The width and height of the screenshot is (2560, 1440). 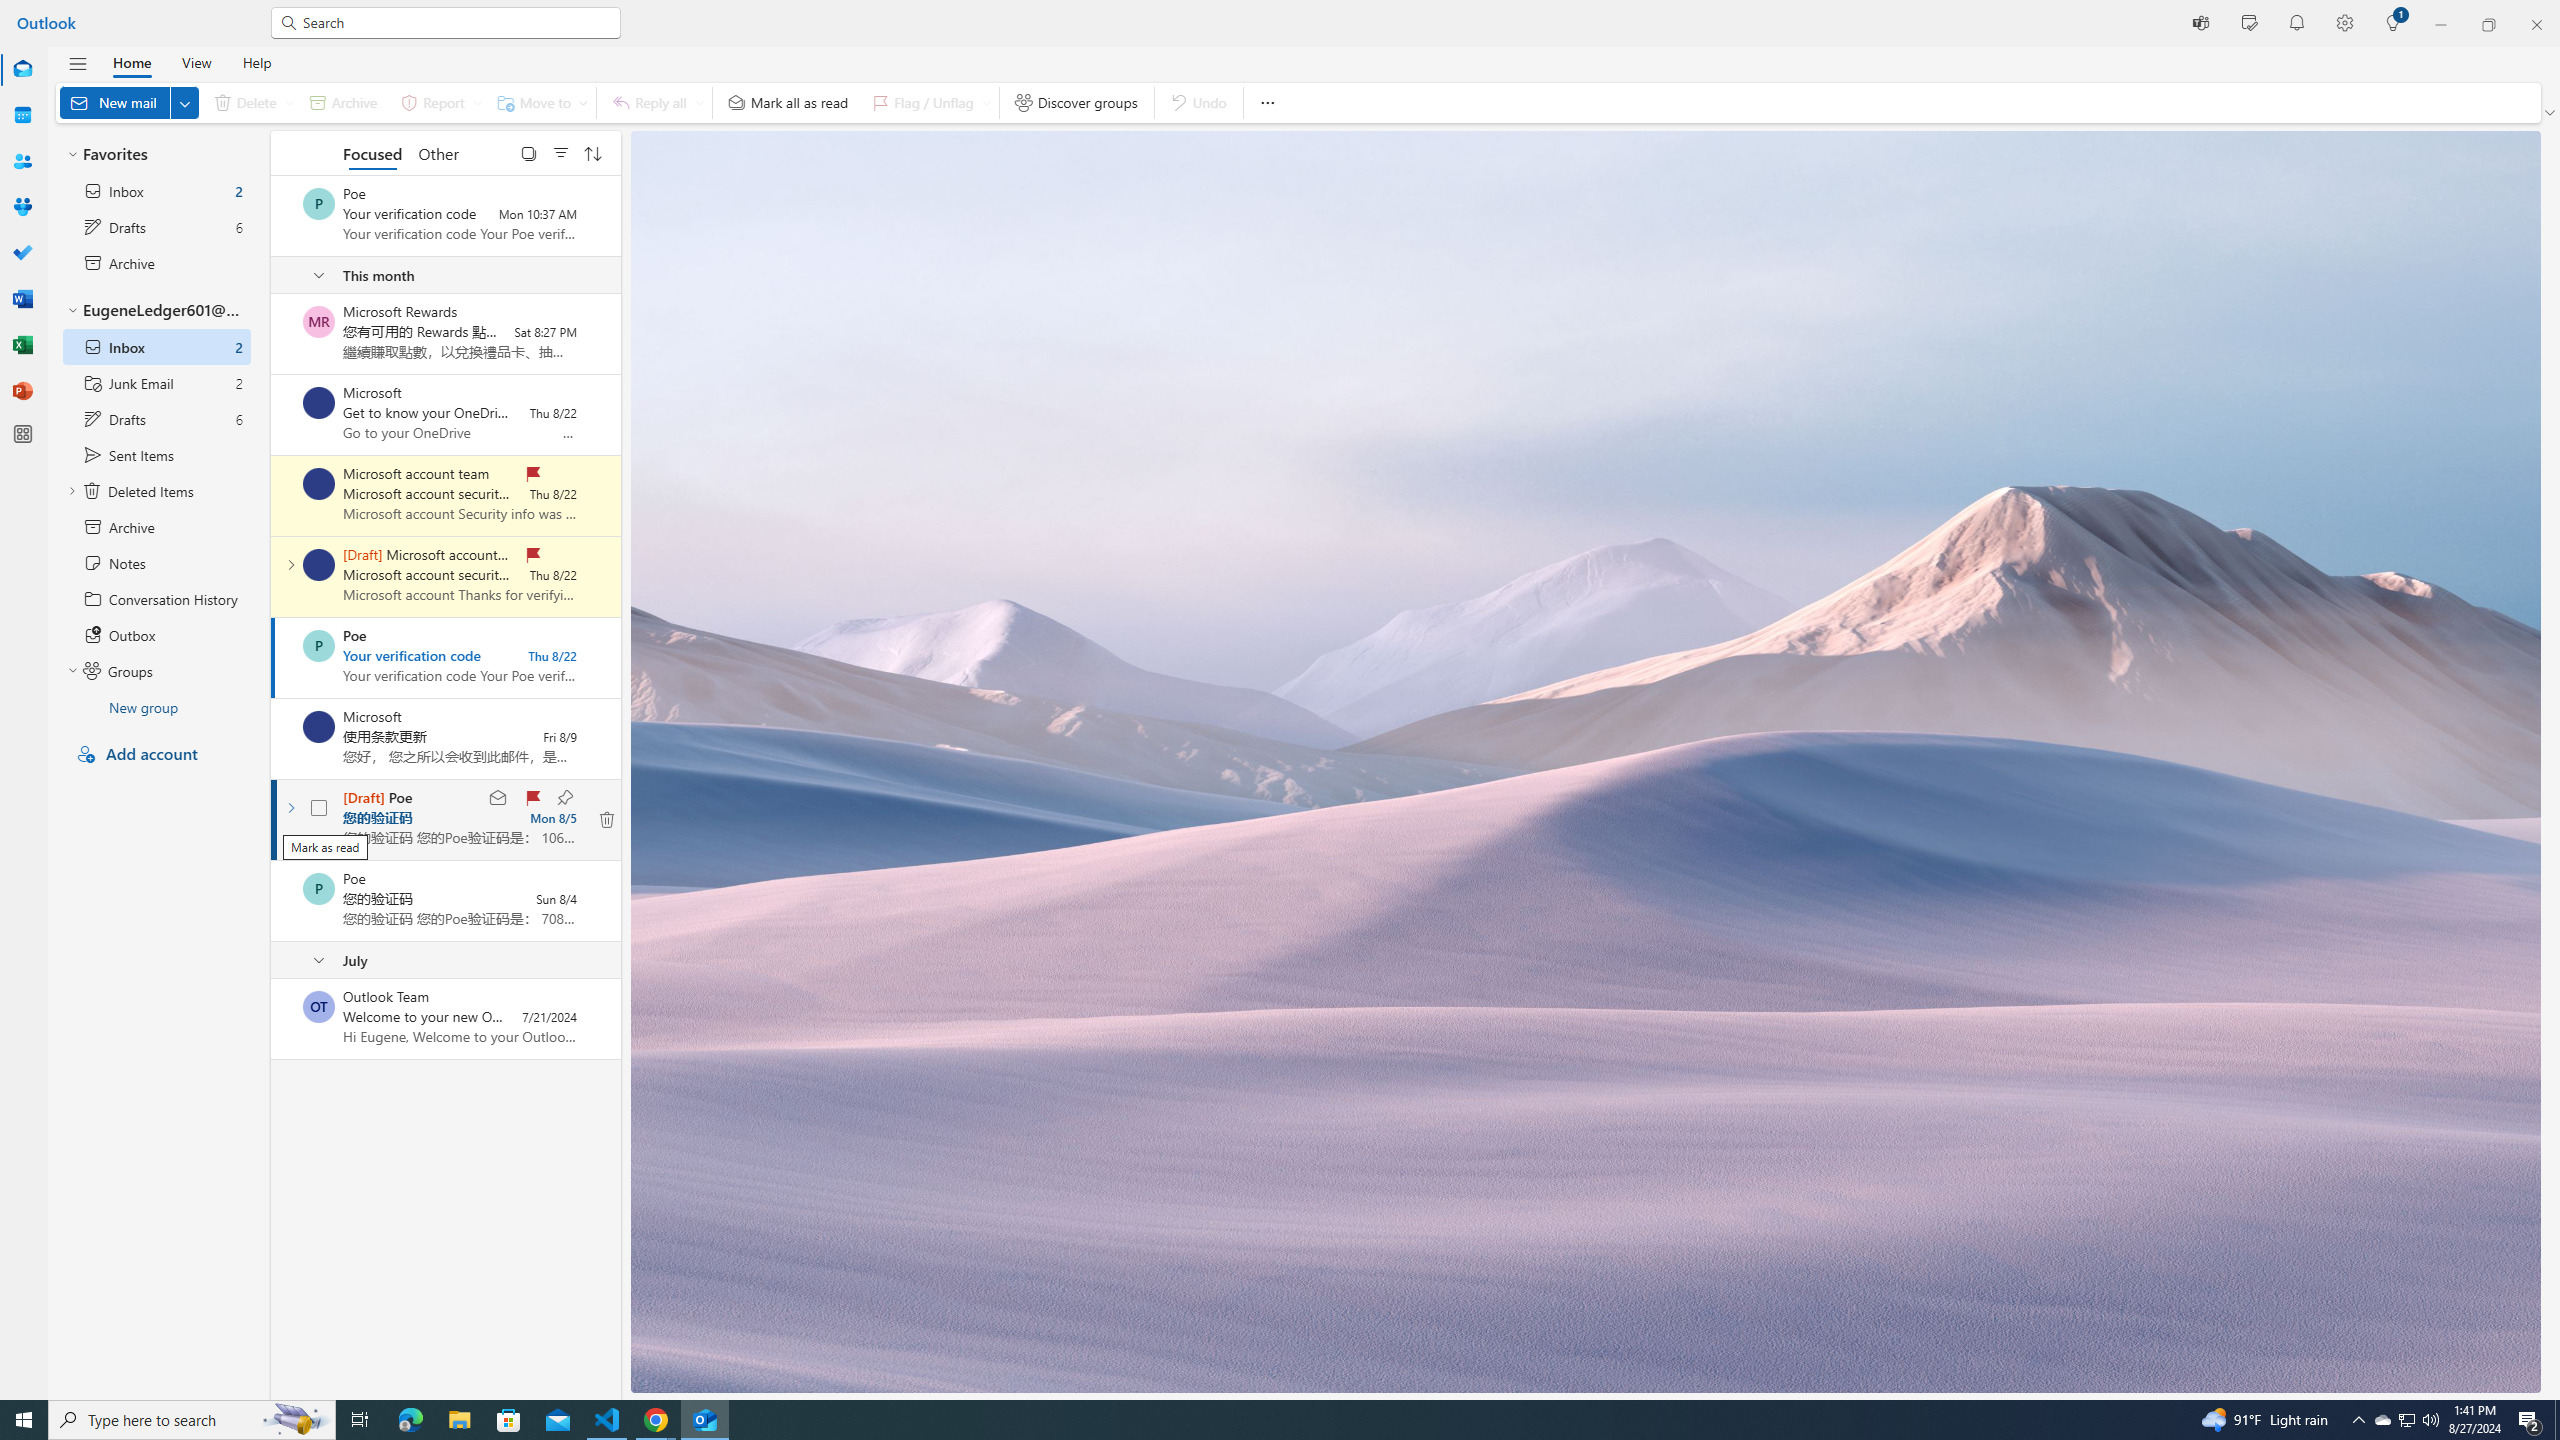 I want to click on 'Flag / Unflag', so click(x=928, y=102).